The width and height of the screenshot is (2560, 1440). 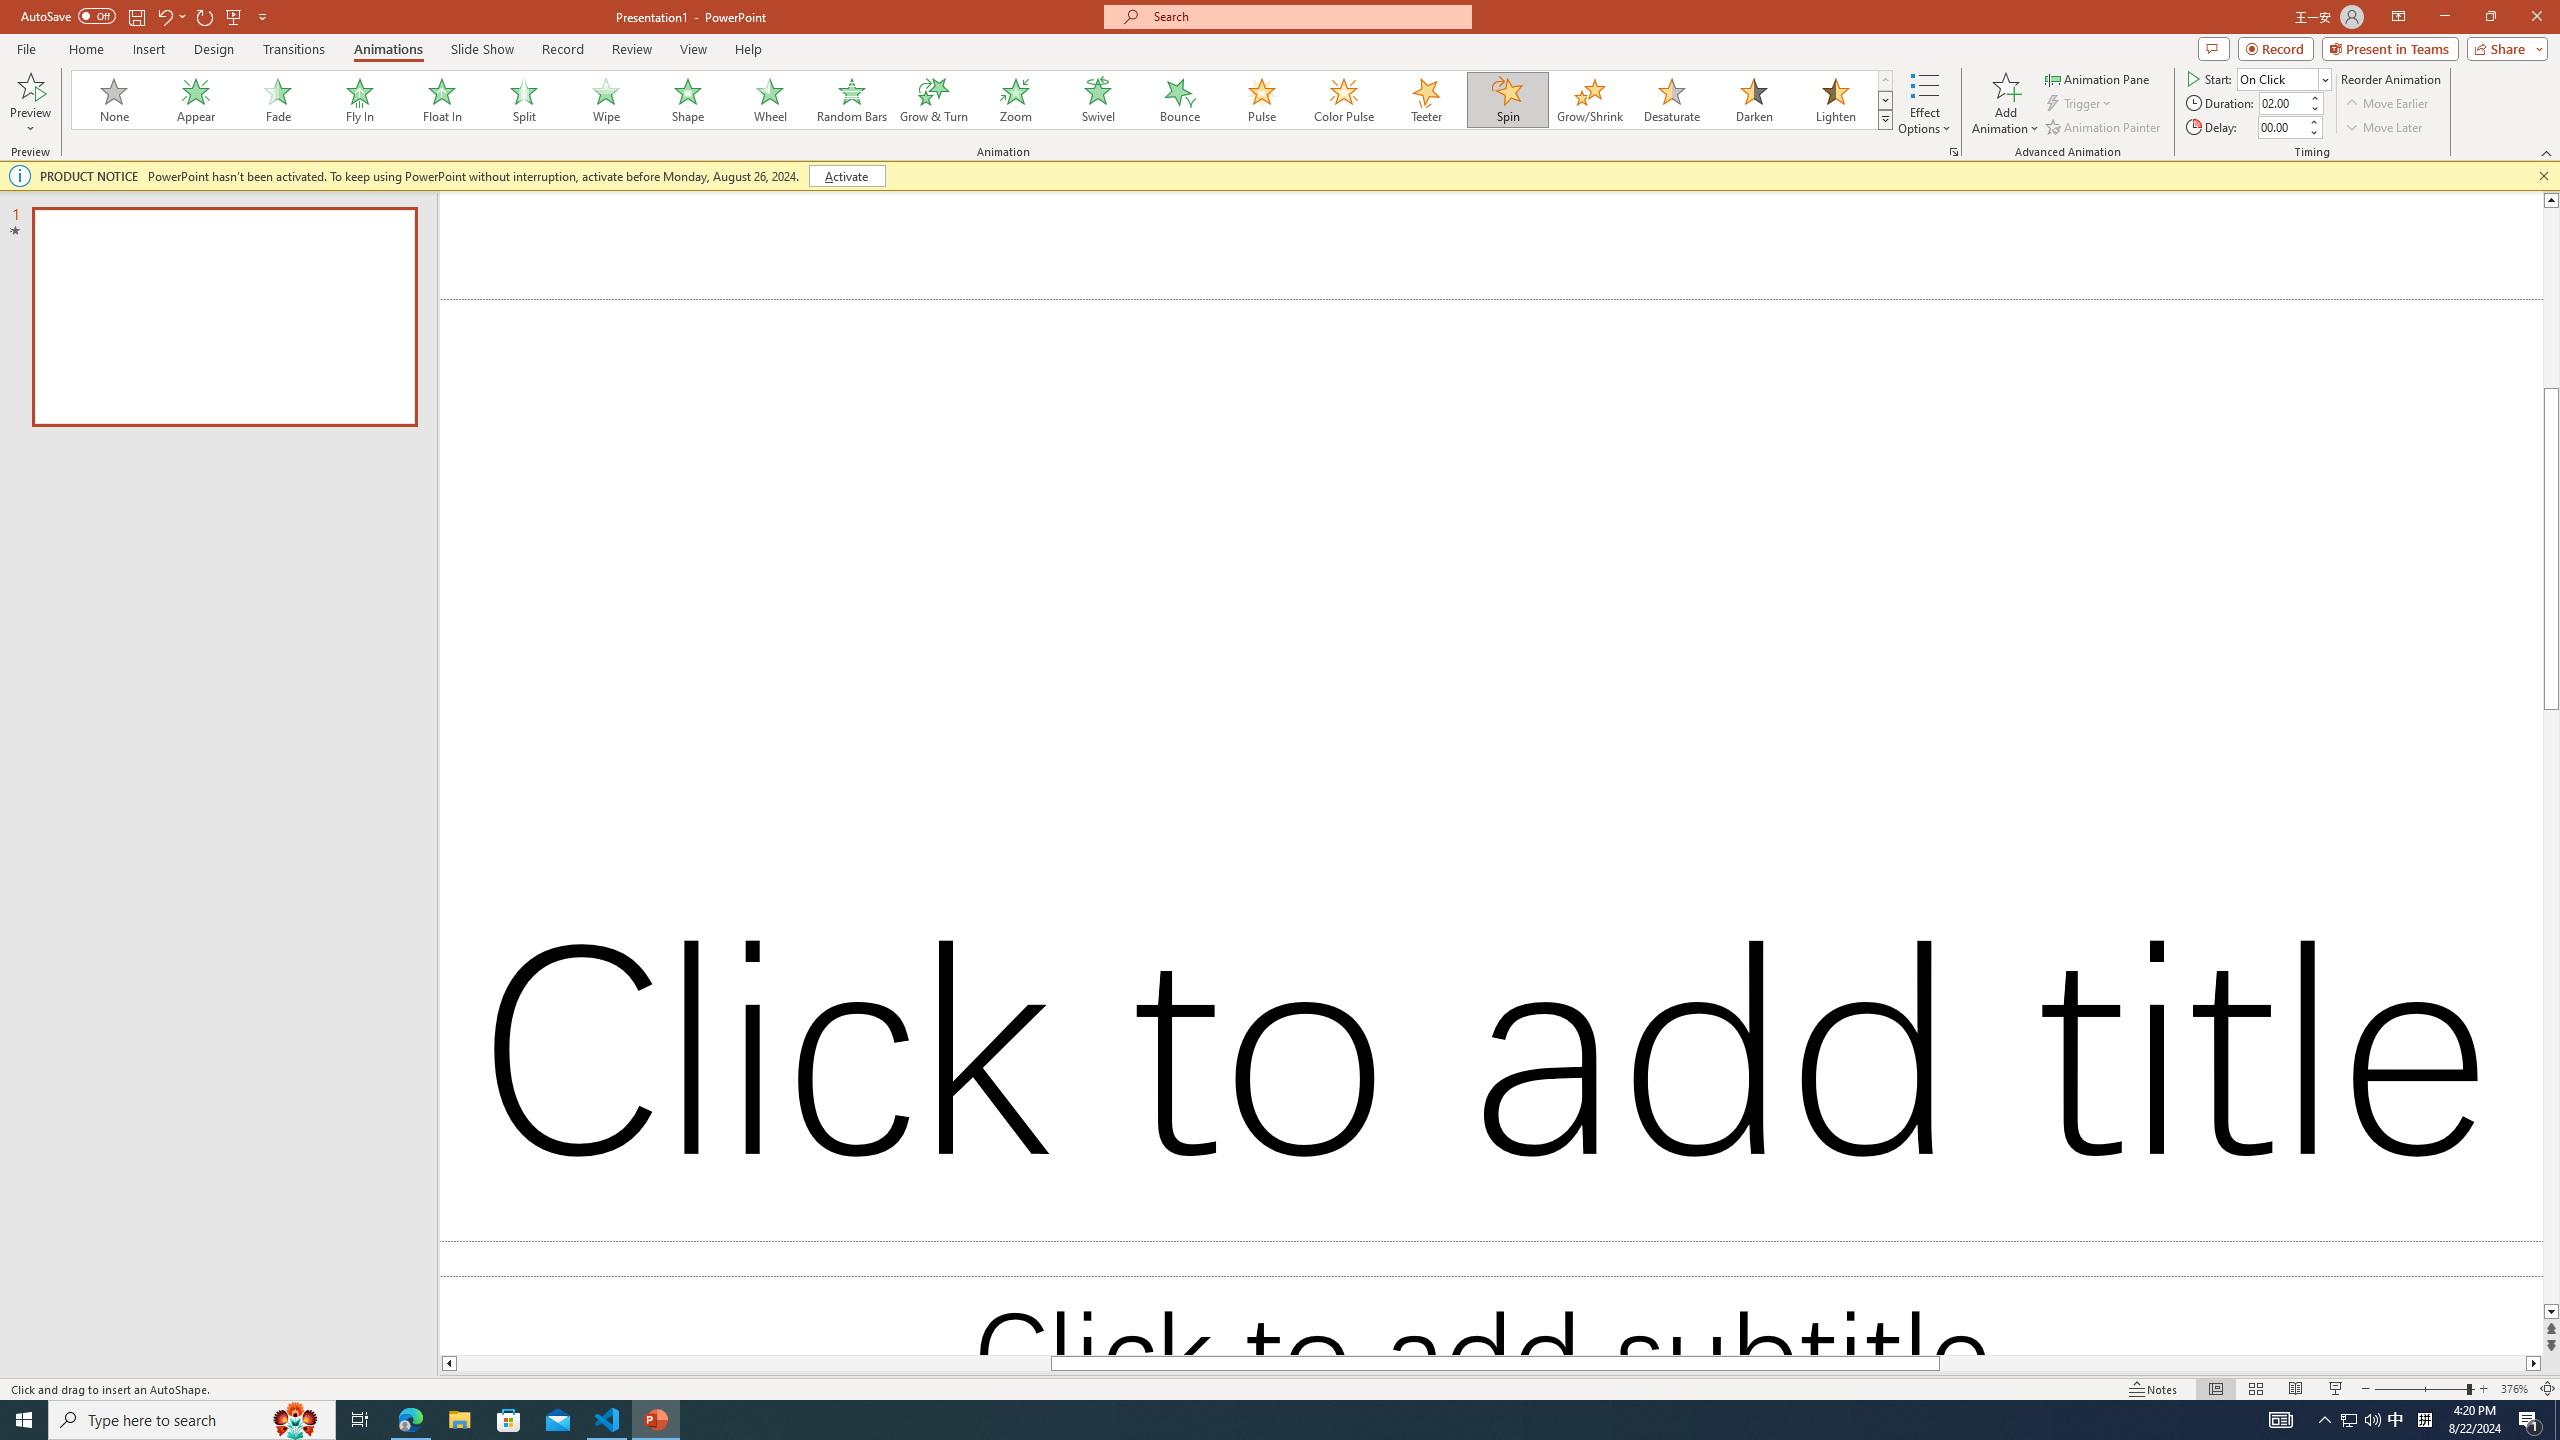 I want to click on 'Fly In', so click(x=359, y=99).